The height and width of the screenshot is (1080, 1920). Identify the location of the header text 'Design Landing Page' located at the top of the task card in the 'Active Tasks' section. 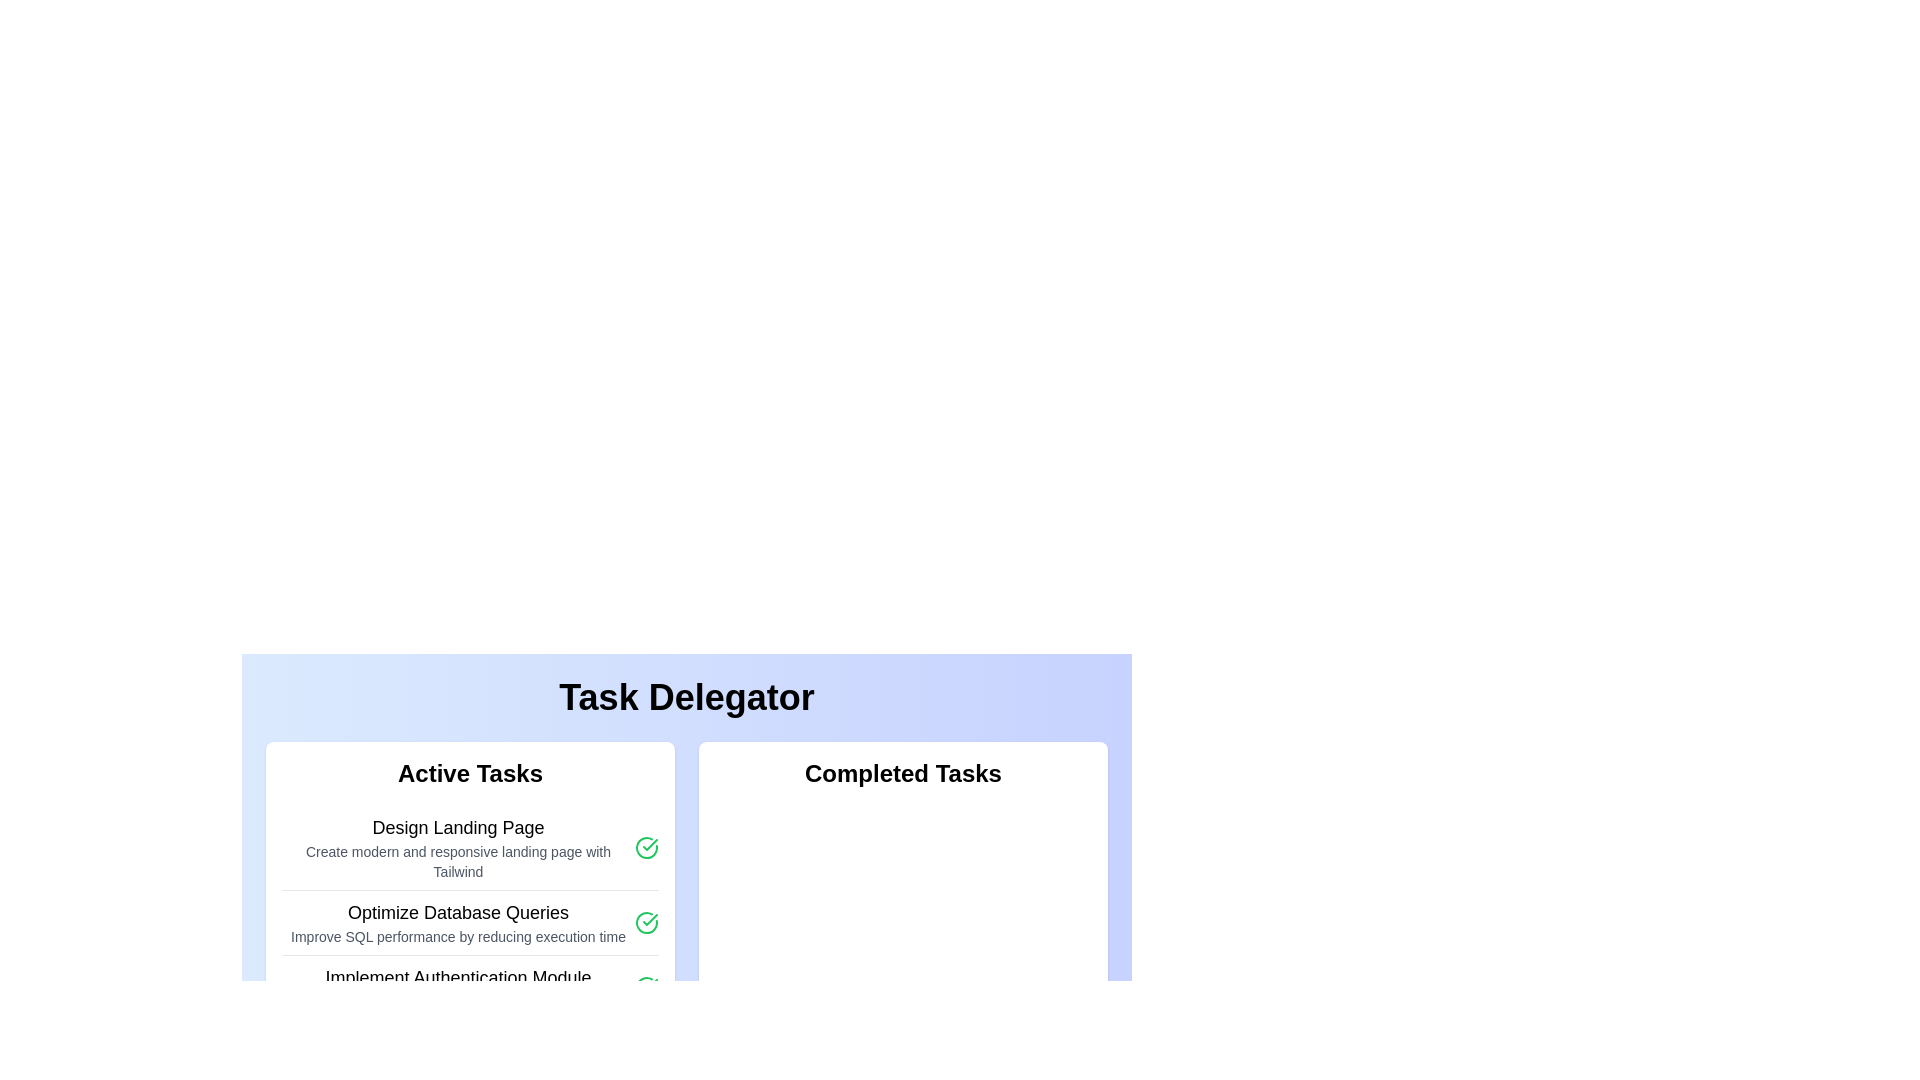
(457, 828).